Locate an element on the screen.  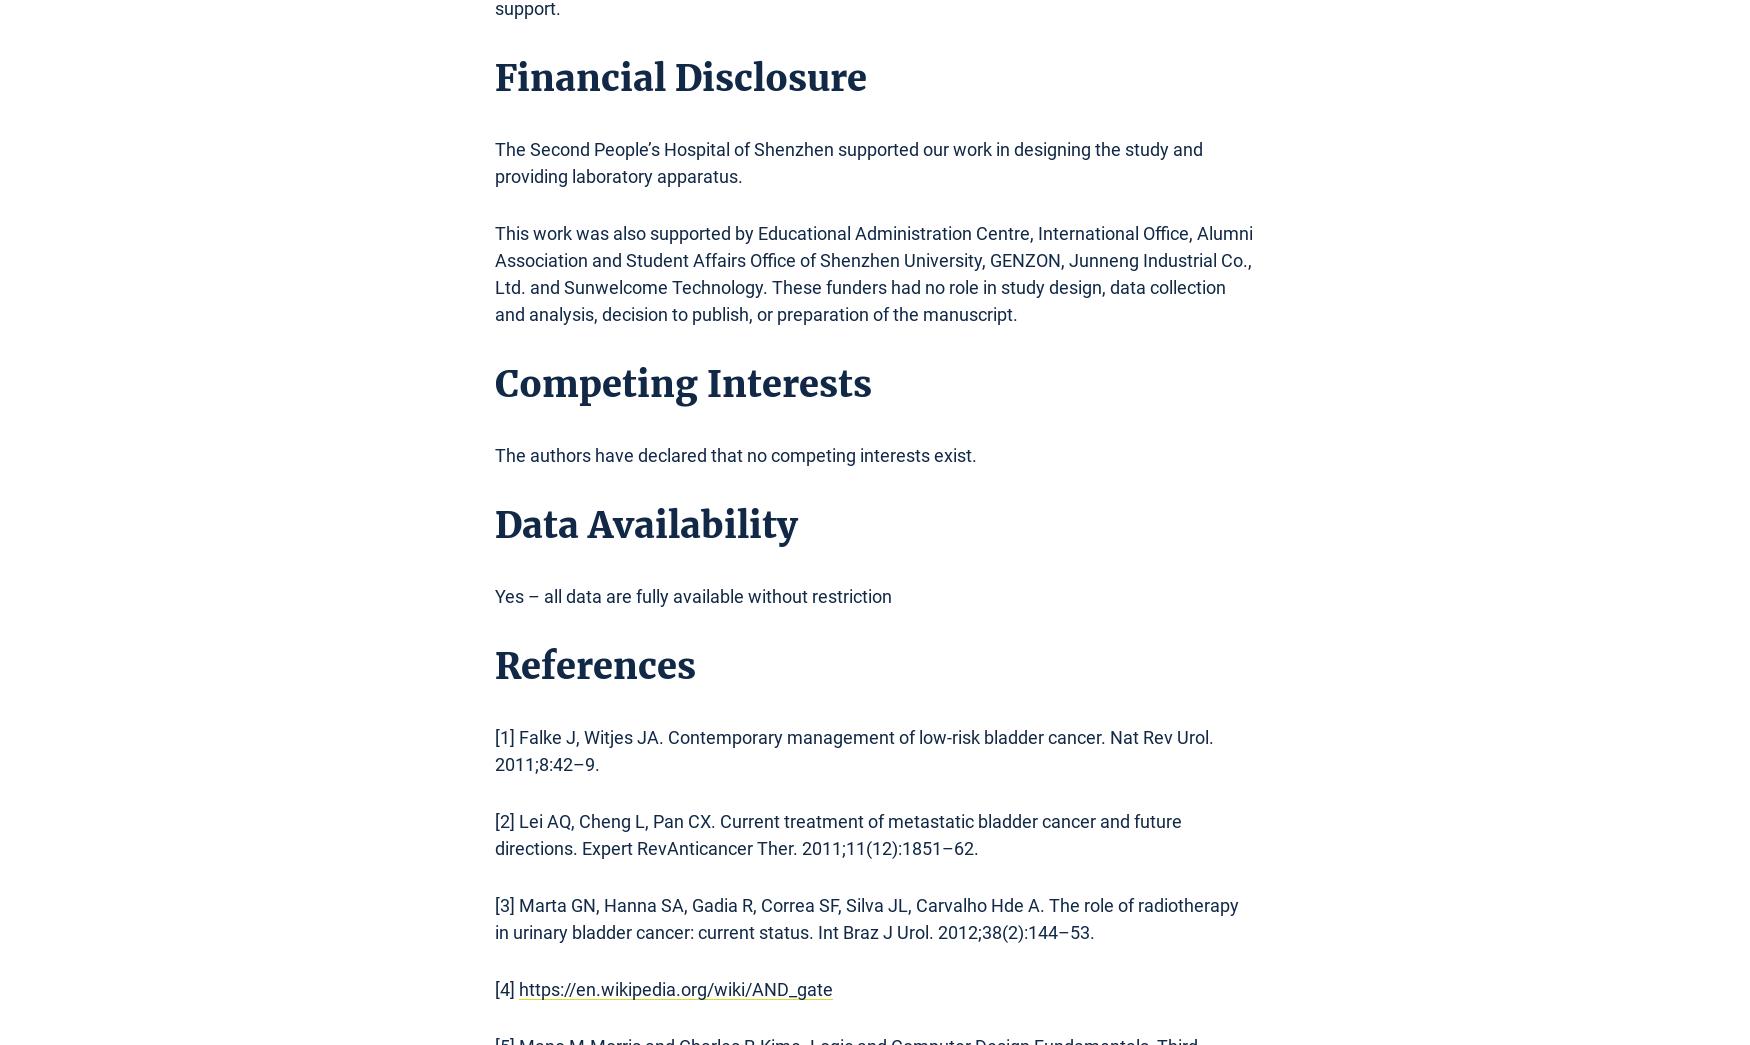
'Competing Interests' is located at coordinates (682, 383).